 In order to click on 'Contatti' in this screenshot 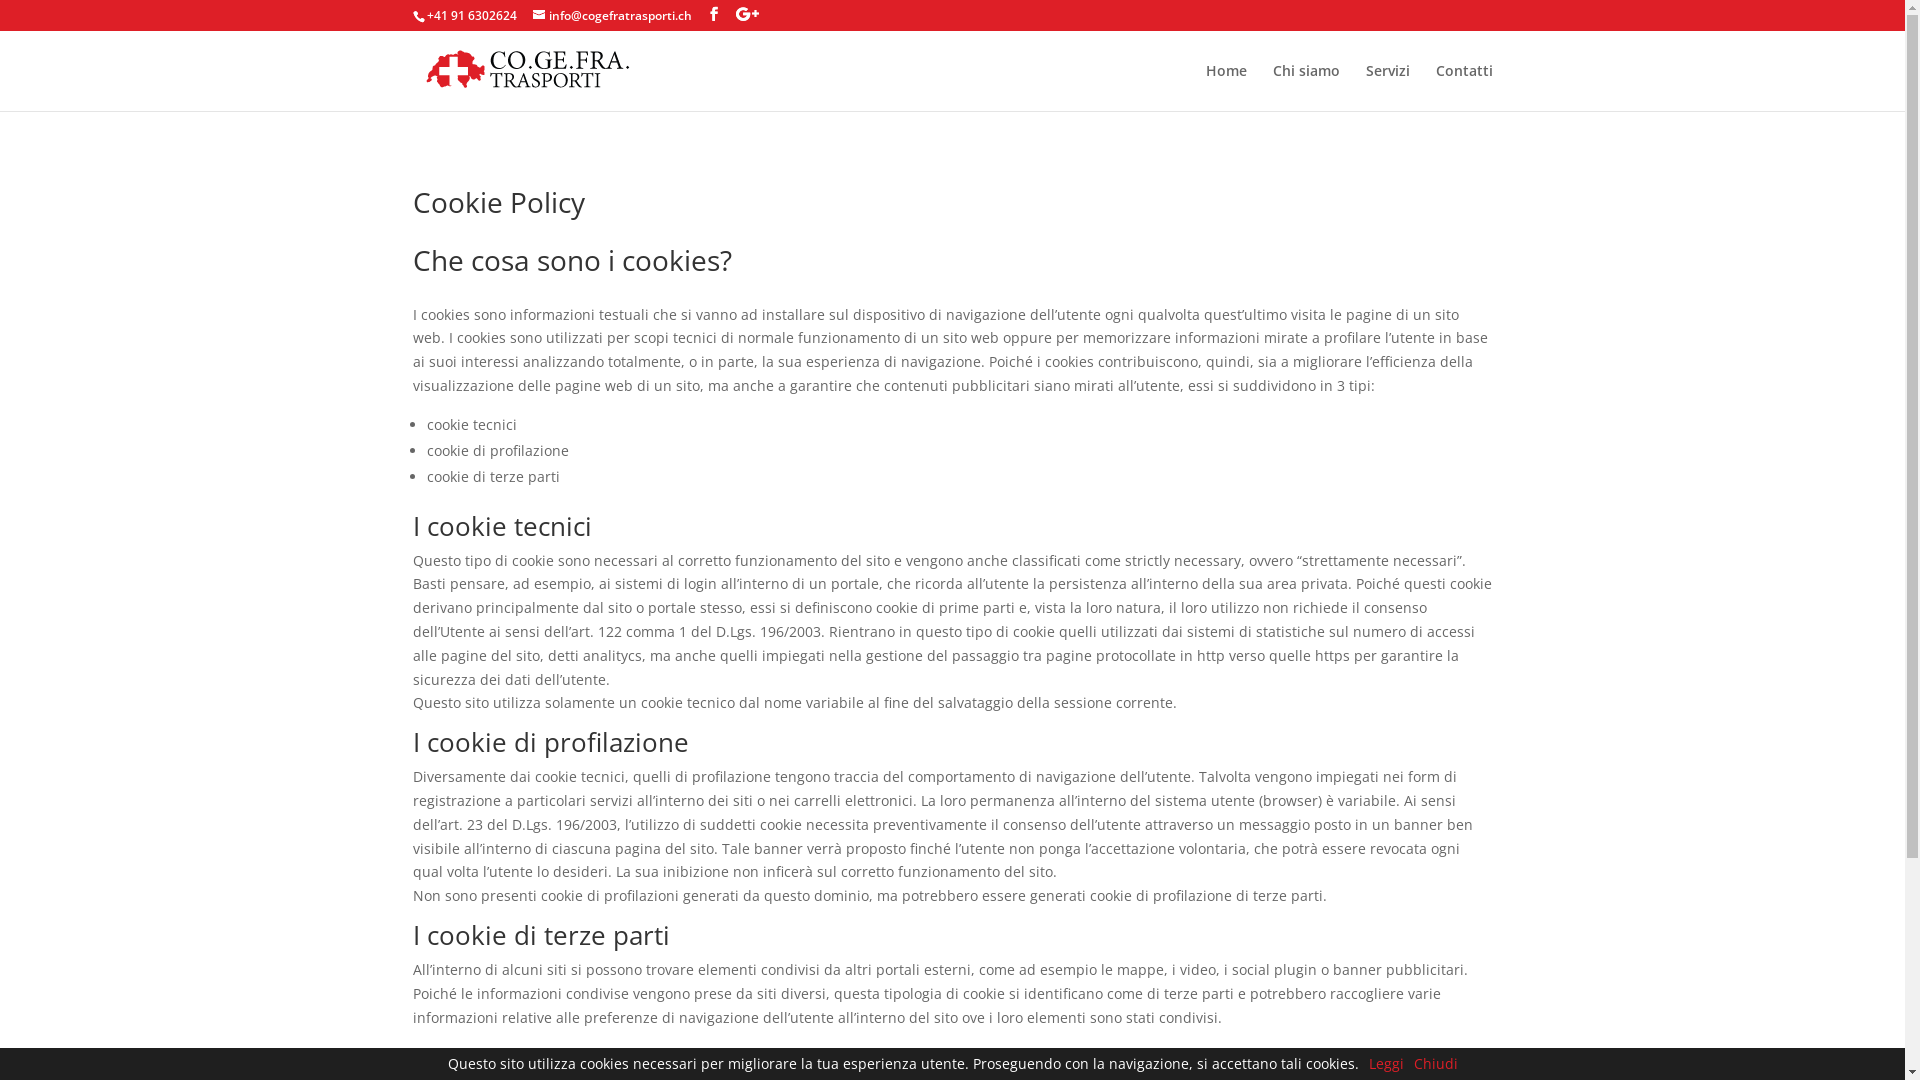, I will do `click(1464, 86)`.